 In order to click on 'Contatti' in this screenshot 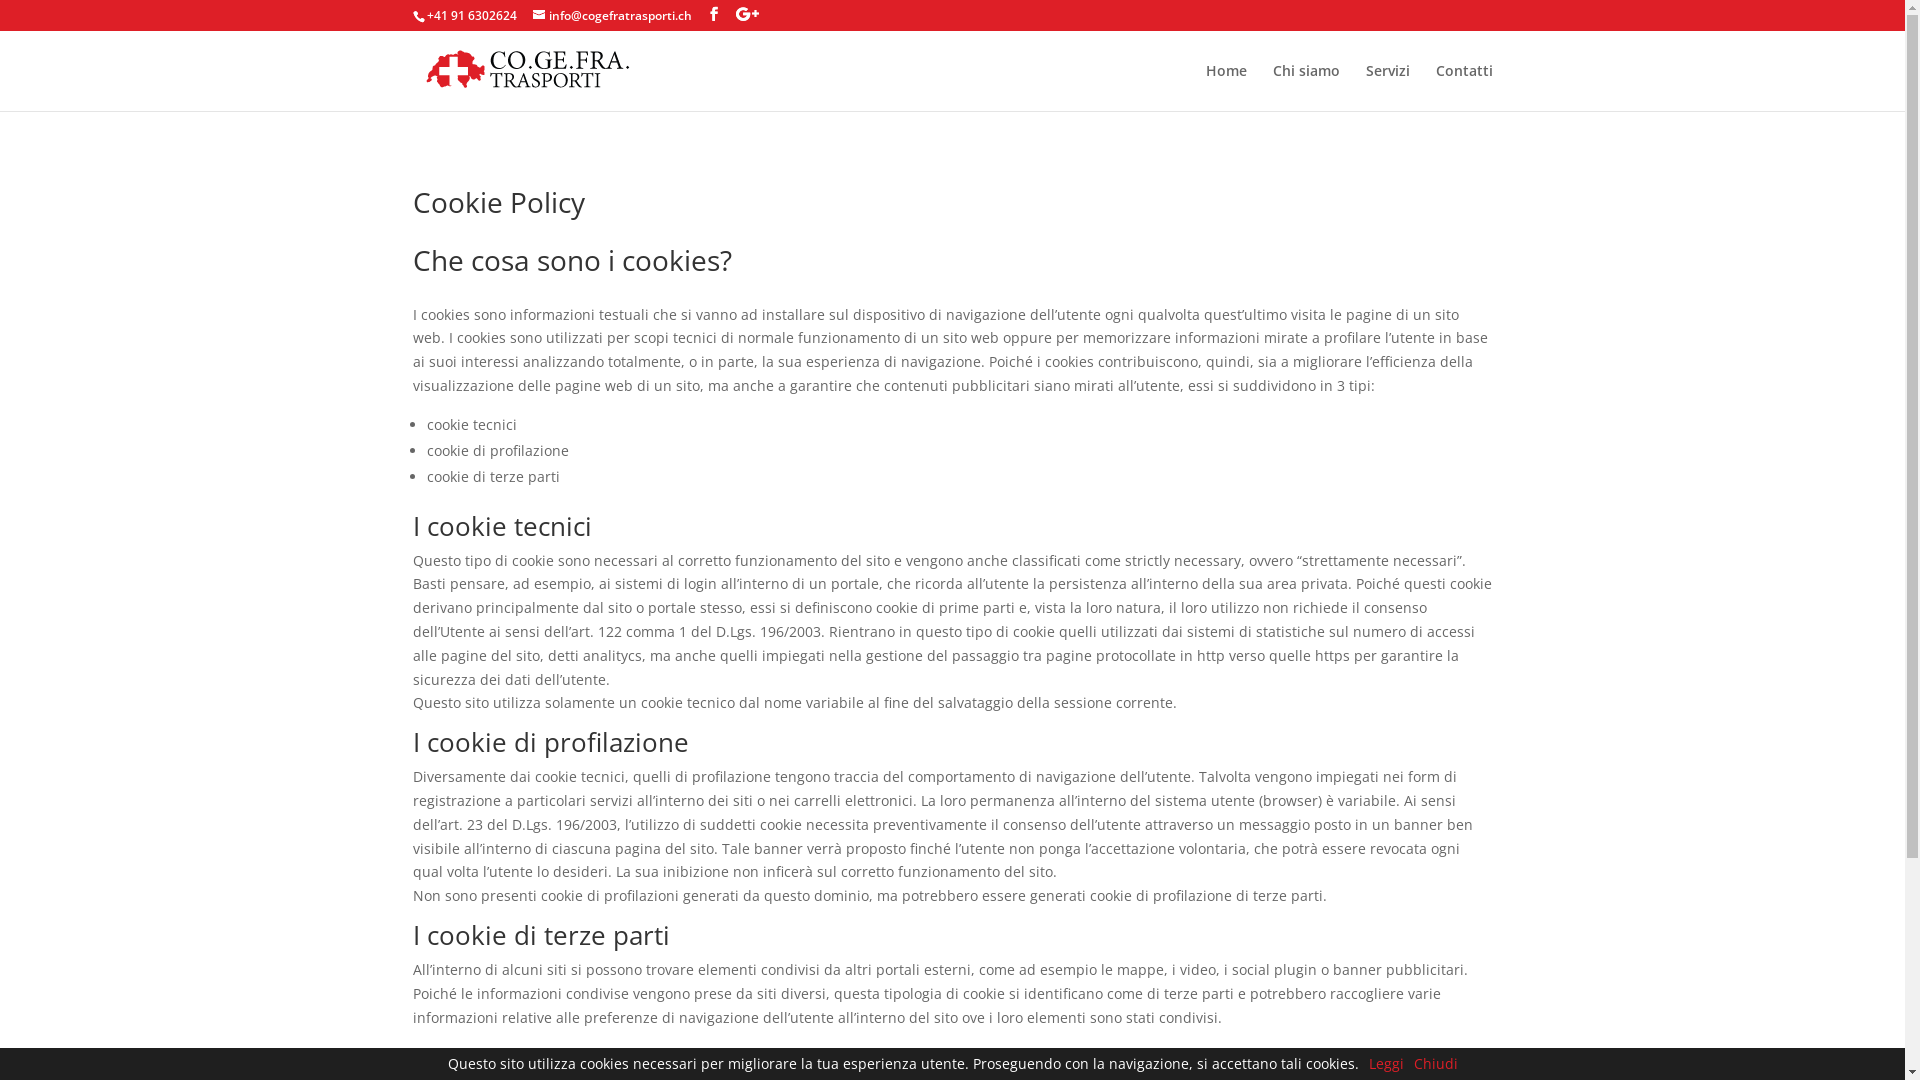, I will do `click(1464, 86)`.